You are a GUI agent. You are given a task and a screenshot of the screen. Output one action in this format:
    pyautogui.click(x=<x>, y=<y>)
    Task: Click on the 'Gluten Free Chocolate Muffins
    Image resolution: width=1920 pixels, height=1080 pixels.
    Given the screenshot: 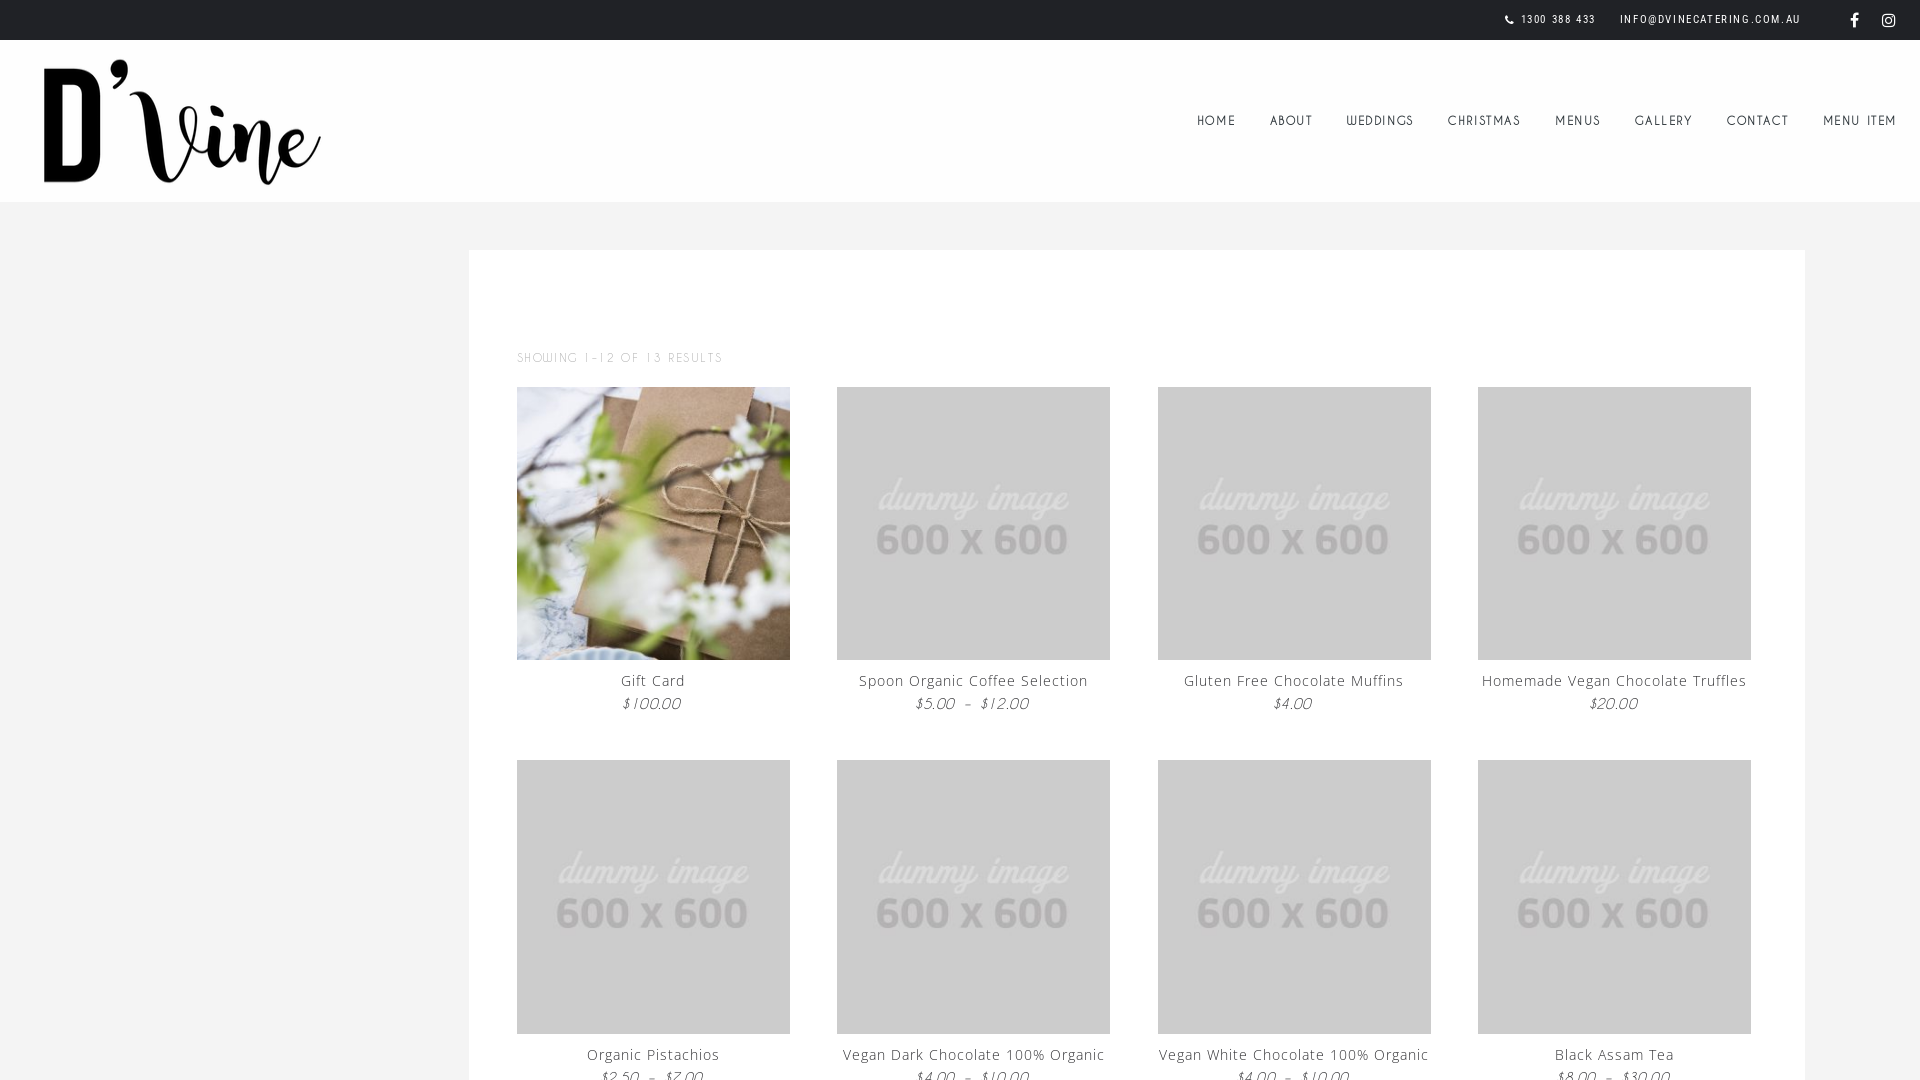 What is the action you would take?
    pyautogui.click(x=1294, y=552)
    